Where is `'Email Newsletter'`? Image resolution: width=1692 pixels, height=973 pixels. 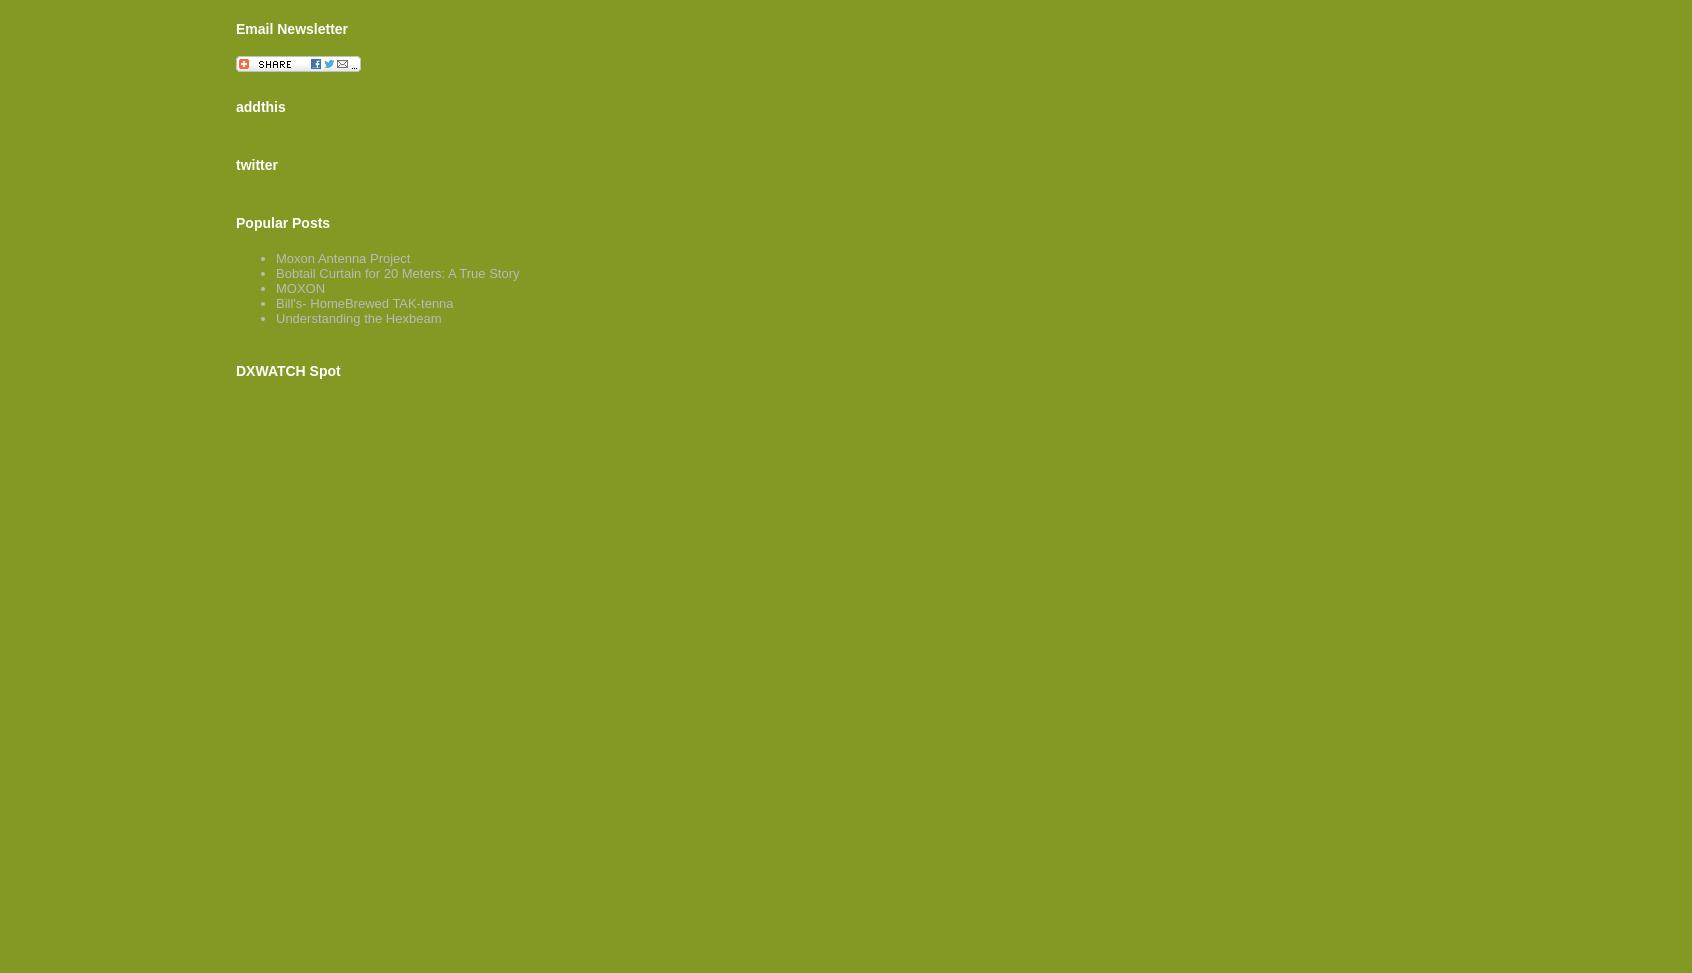 'Email Newsletter' is located at coordinates (291, 28).